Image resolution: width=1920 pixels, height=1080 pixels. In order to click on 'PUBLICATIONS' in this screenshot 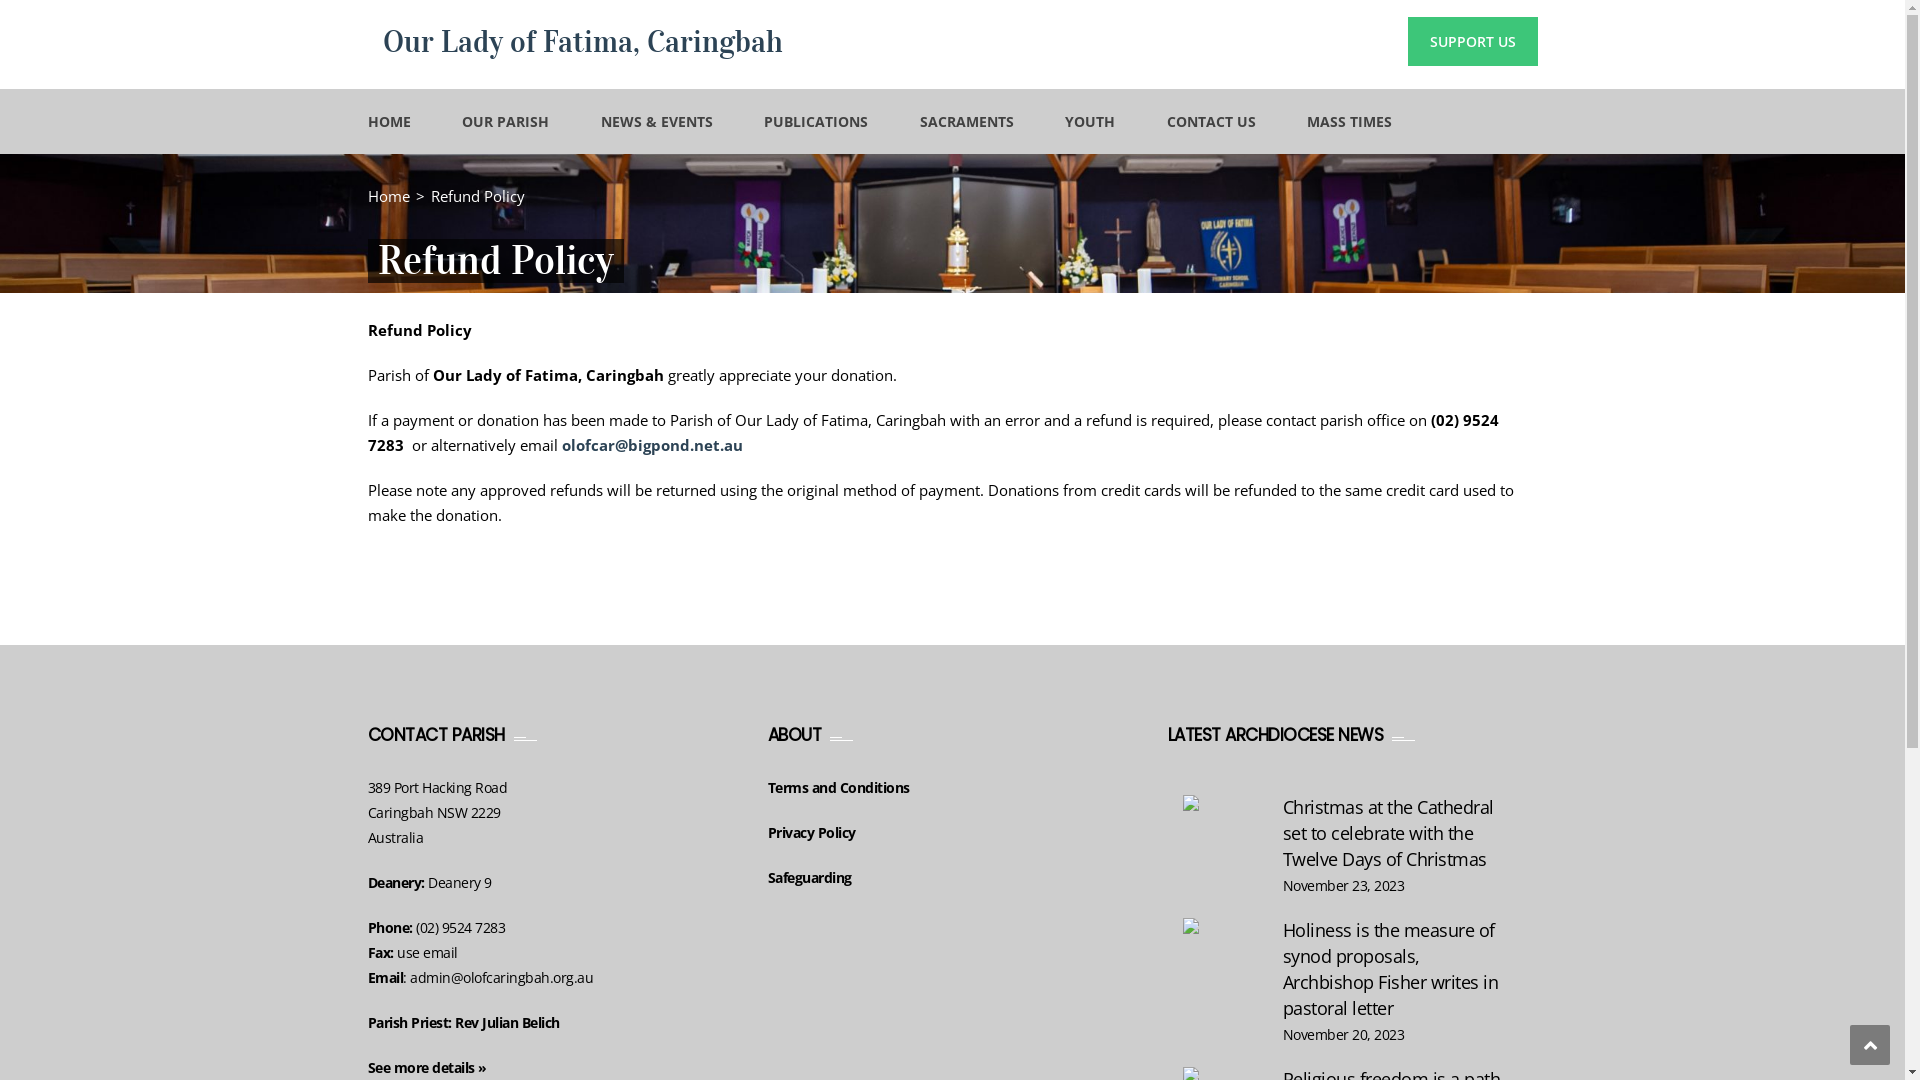, I will do `click(762, 121)`.